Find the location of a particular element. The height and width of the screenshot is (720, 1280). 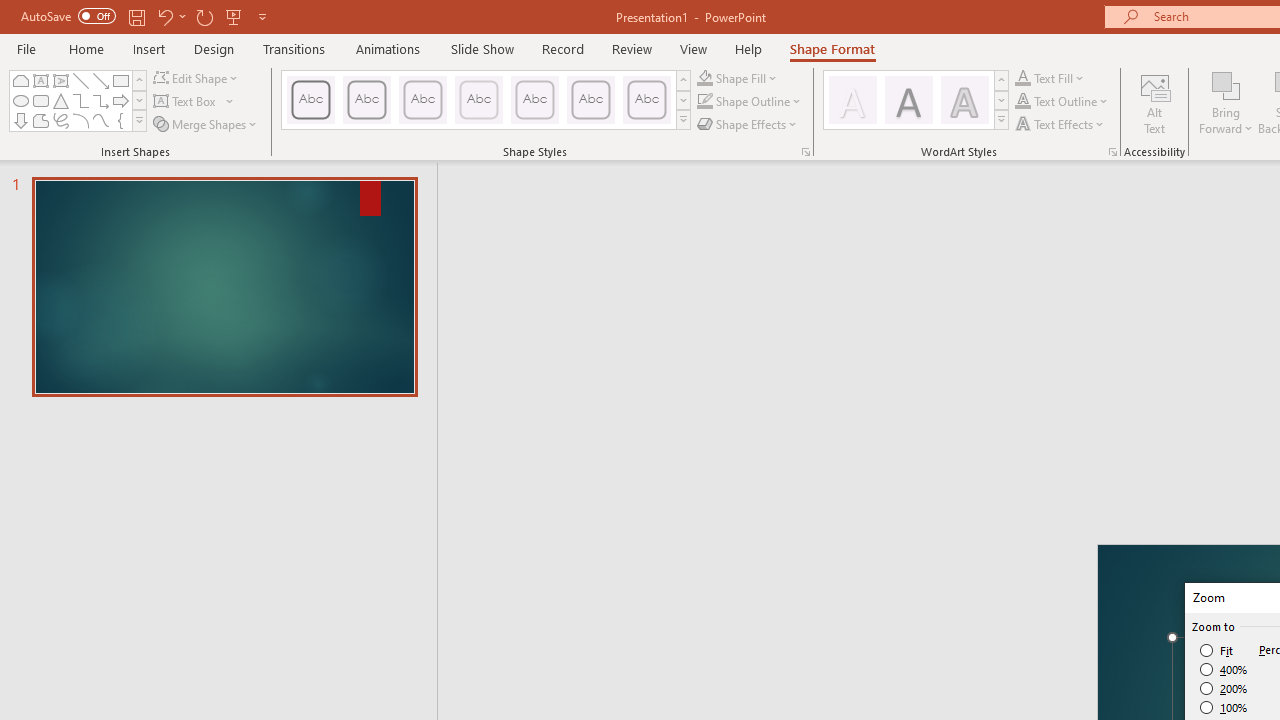

'Fill: White, Text color 1; Shadow' is located at coordinates (853, 100).